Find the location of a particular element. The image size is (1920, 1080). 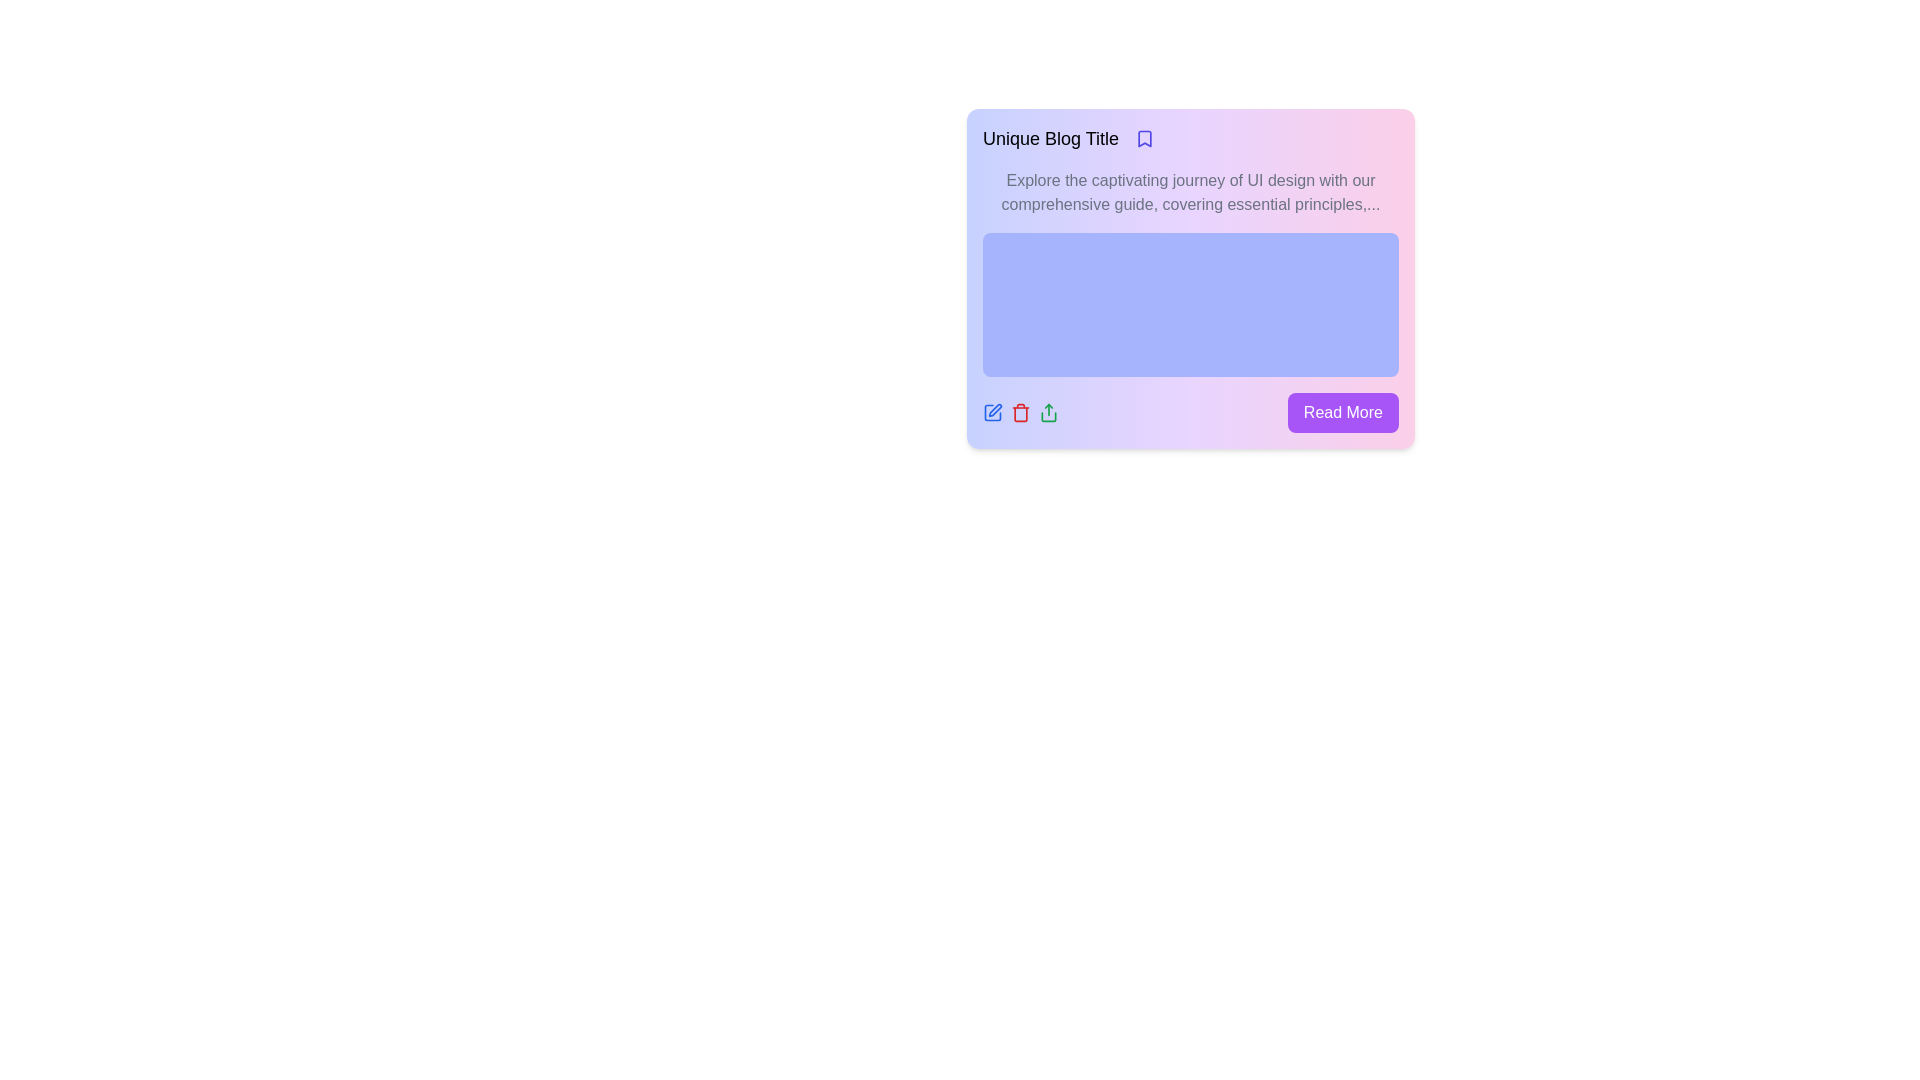

the trash can icon button, which is solid red and located in the bottom-left section of the card-like interface is located at coordinates (1021, 411).